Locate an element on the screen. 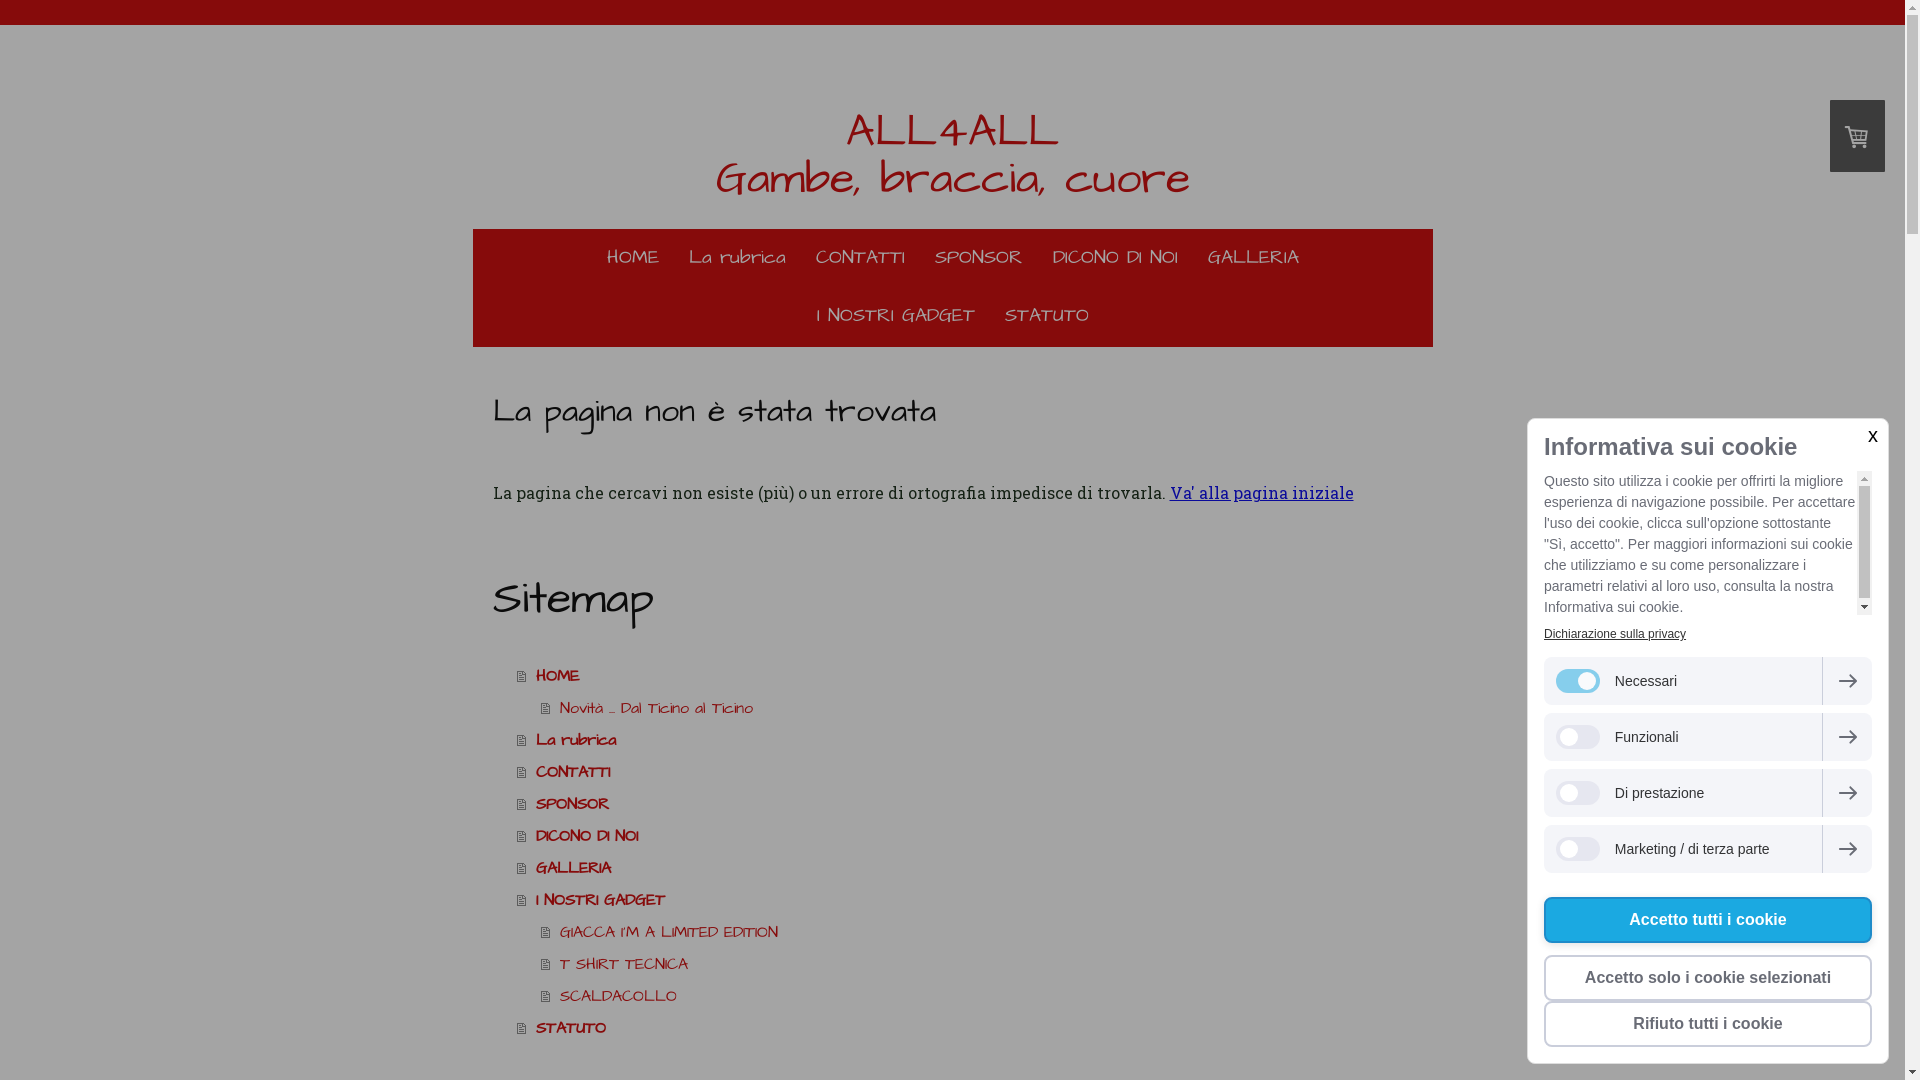 This screenshot has height=1080, width=1920. 'Va' alla pagina iniziale' is located at coordinates (1261, 492).